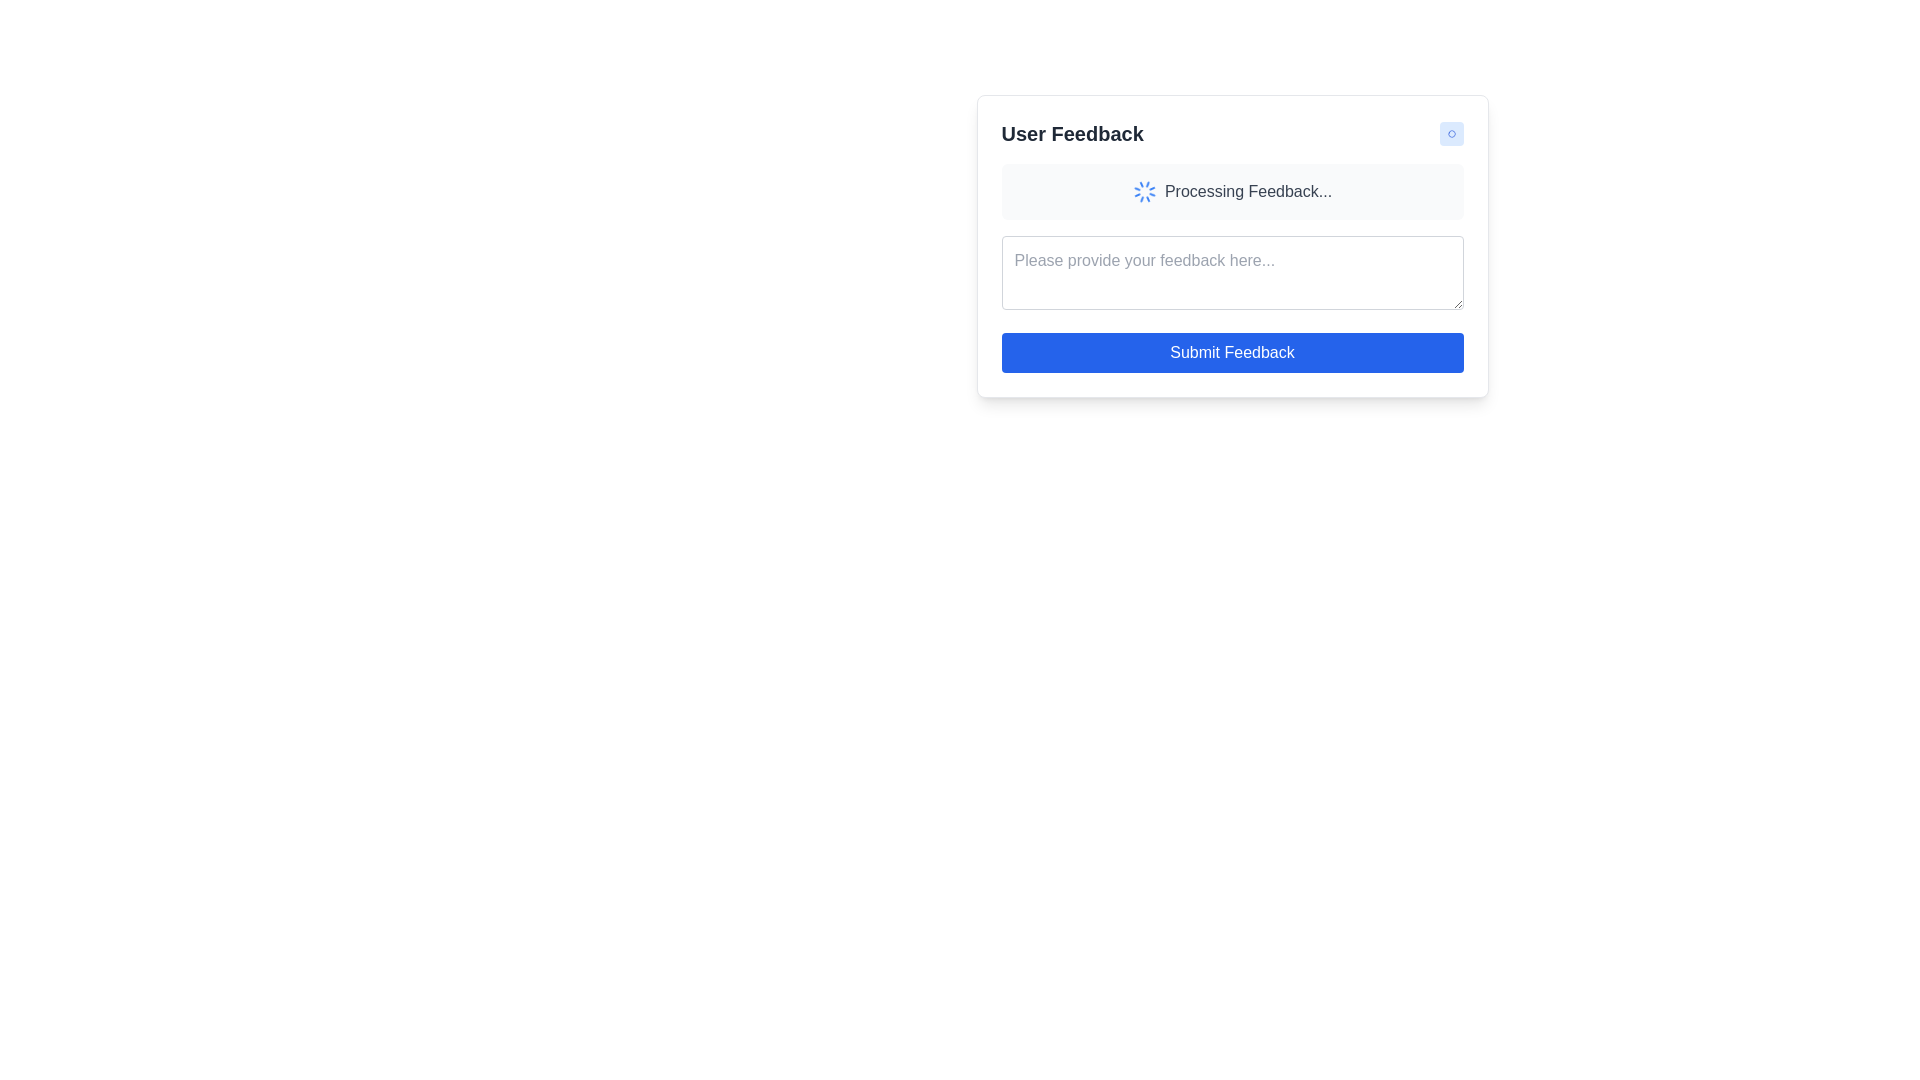 The height and width of the screenshot is (1080, 1920). Describe the element at coordinates (1231, 192) in the screenshot. I see `the informative message with a loader located in the 'User Feedback' modal, which indicates that user feedback is being processed` at that location.